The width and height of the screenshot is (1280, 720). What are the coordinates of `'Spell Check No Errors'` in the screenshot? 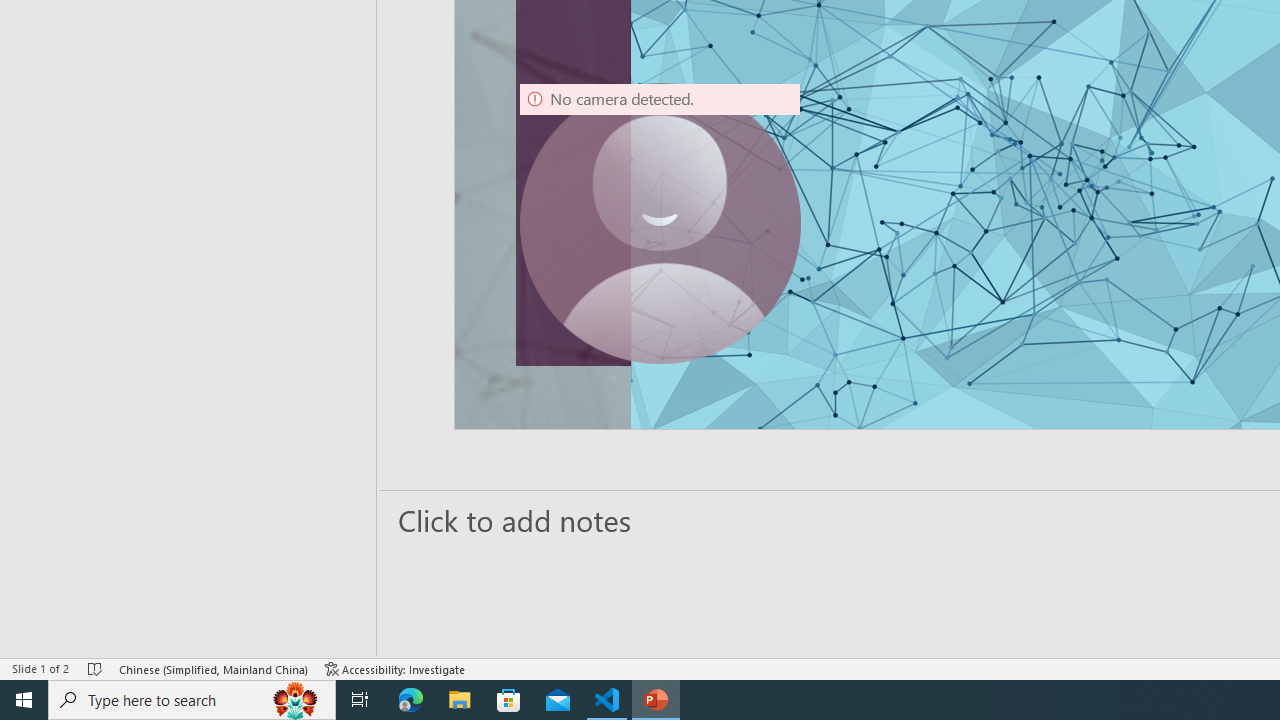 It's located at (95, 669).